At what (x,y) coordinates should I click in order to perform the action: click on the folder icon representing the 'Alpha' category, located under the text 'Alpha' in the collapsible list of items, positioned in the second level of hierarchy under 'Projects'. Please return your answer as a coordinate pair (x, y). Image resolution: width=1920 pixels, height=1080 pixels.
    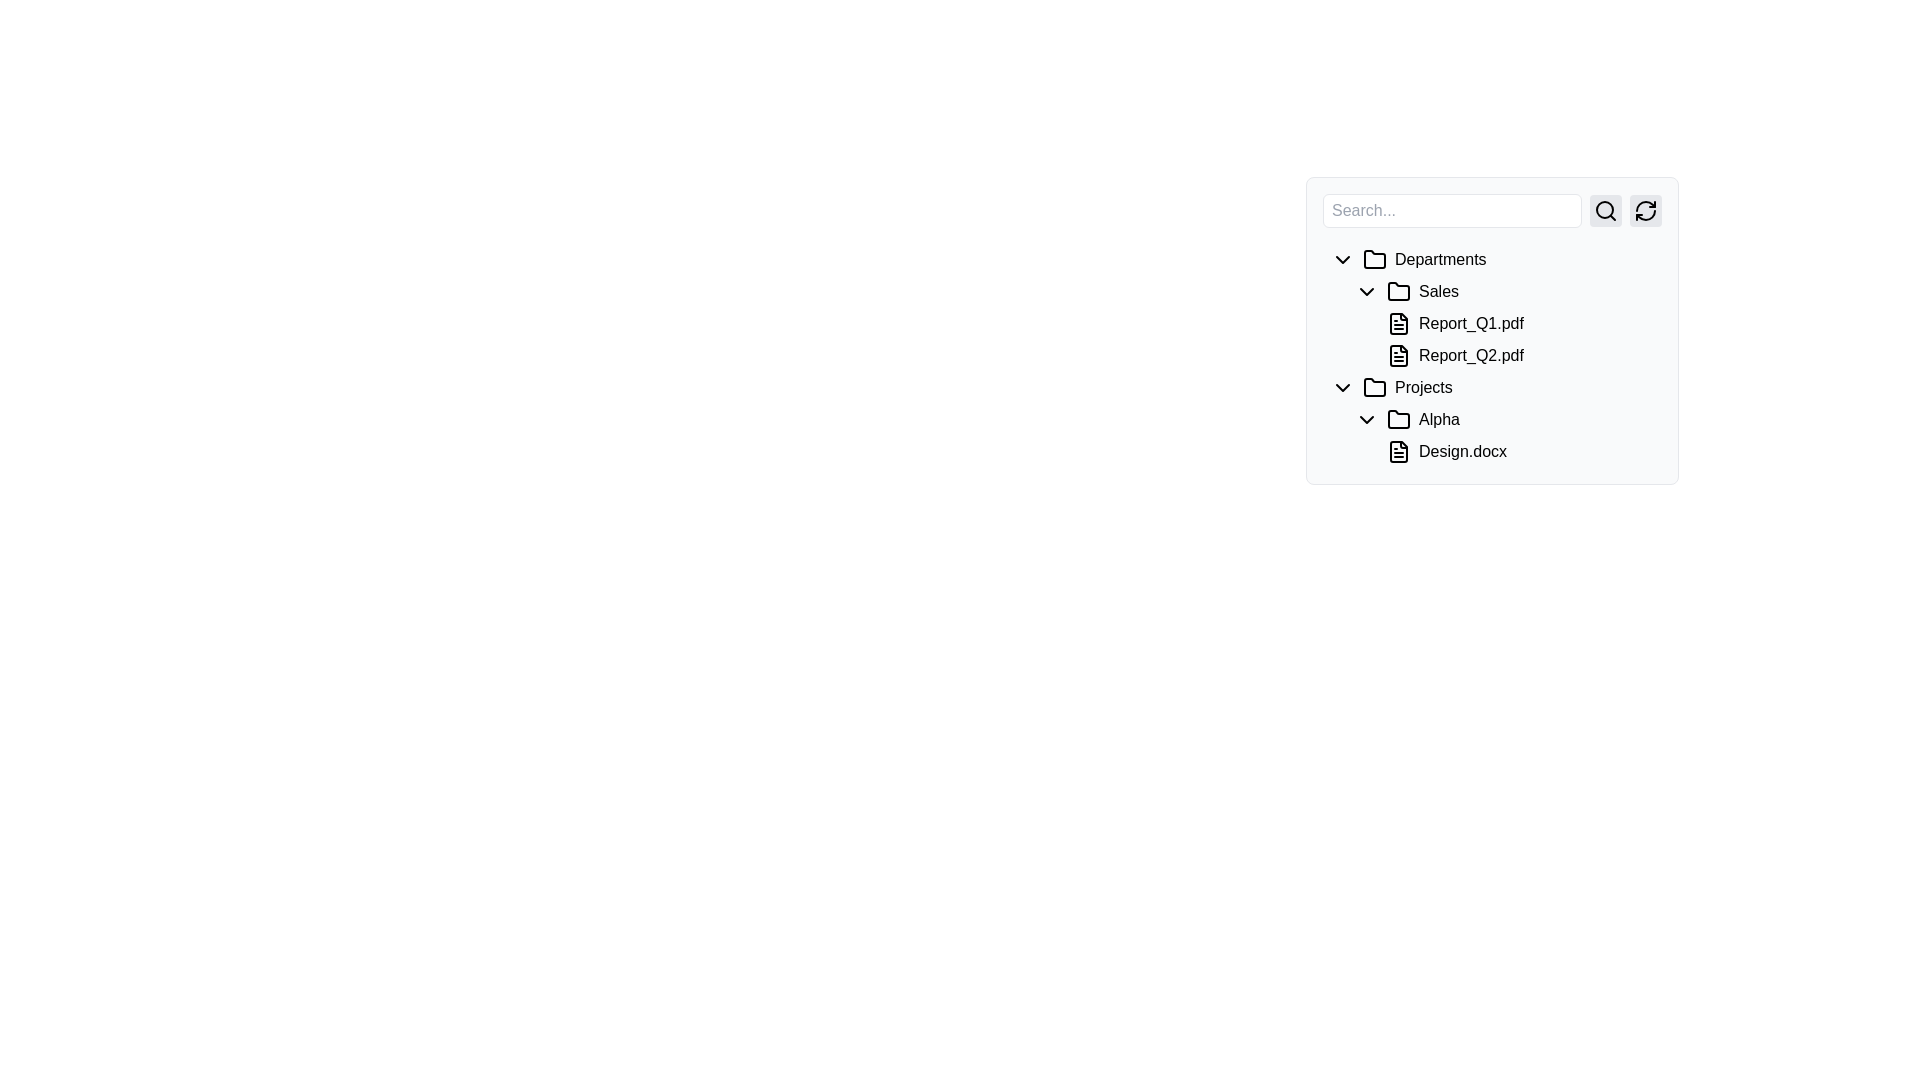
    Looking at the image, I should click on (1401, 419).